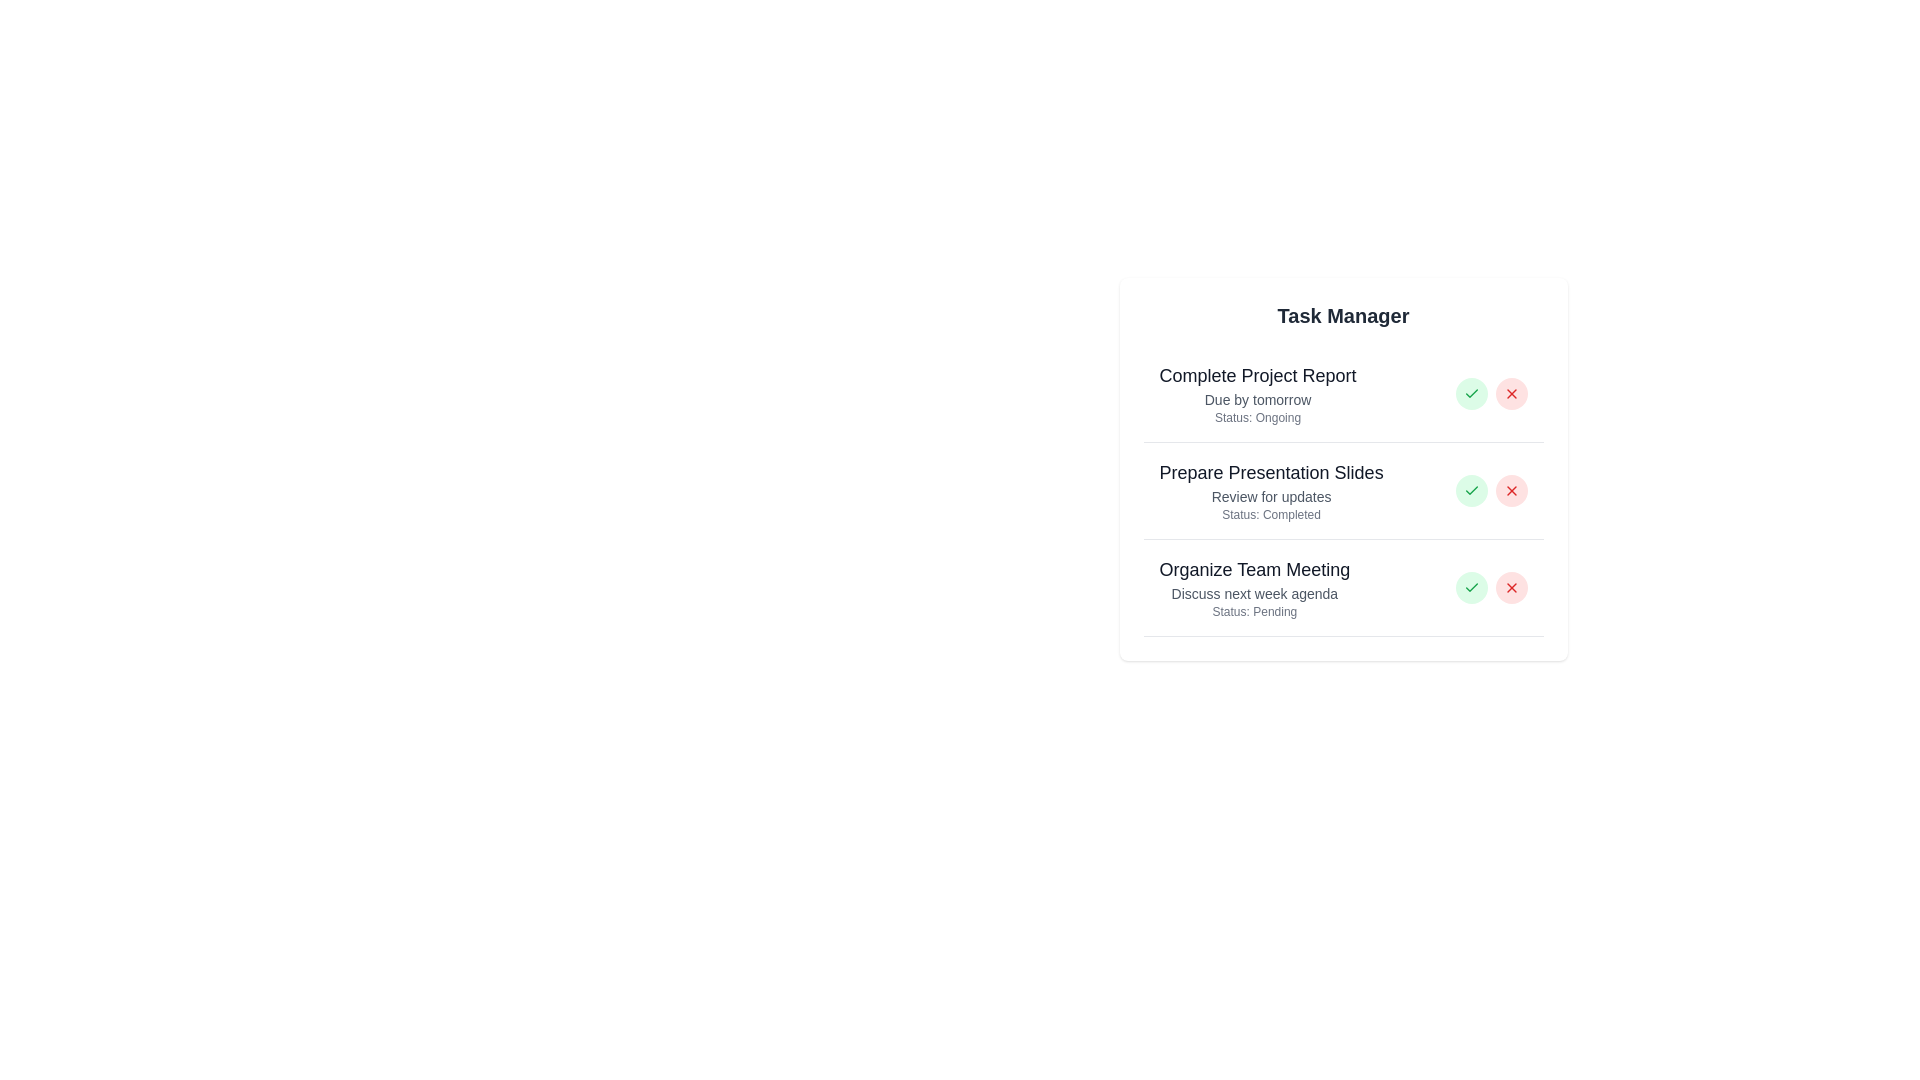 The height and width of the screenshot is (1080, 1920). Describe the element at coordinates (1256, 393) in the screenshot. I see `the static text block displaying 'Complete Project Report', 'Due by tomorrow', and 'Status: Ongoing' in the task management interface` at that location.